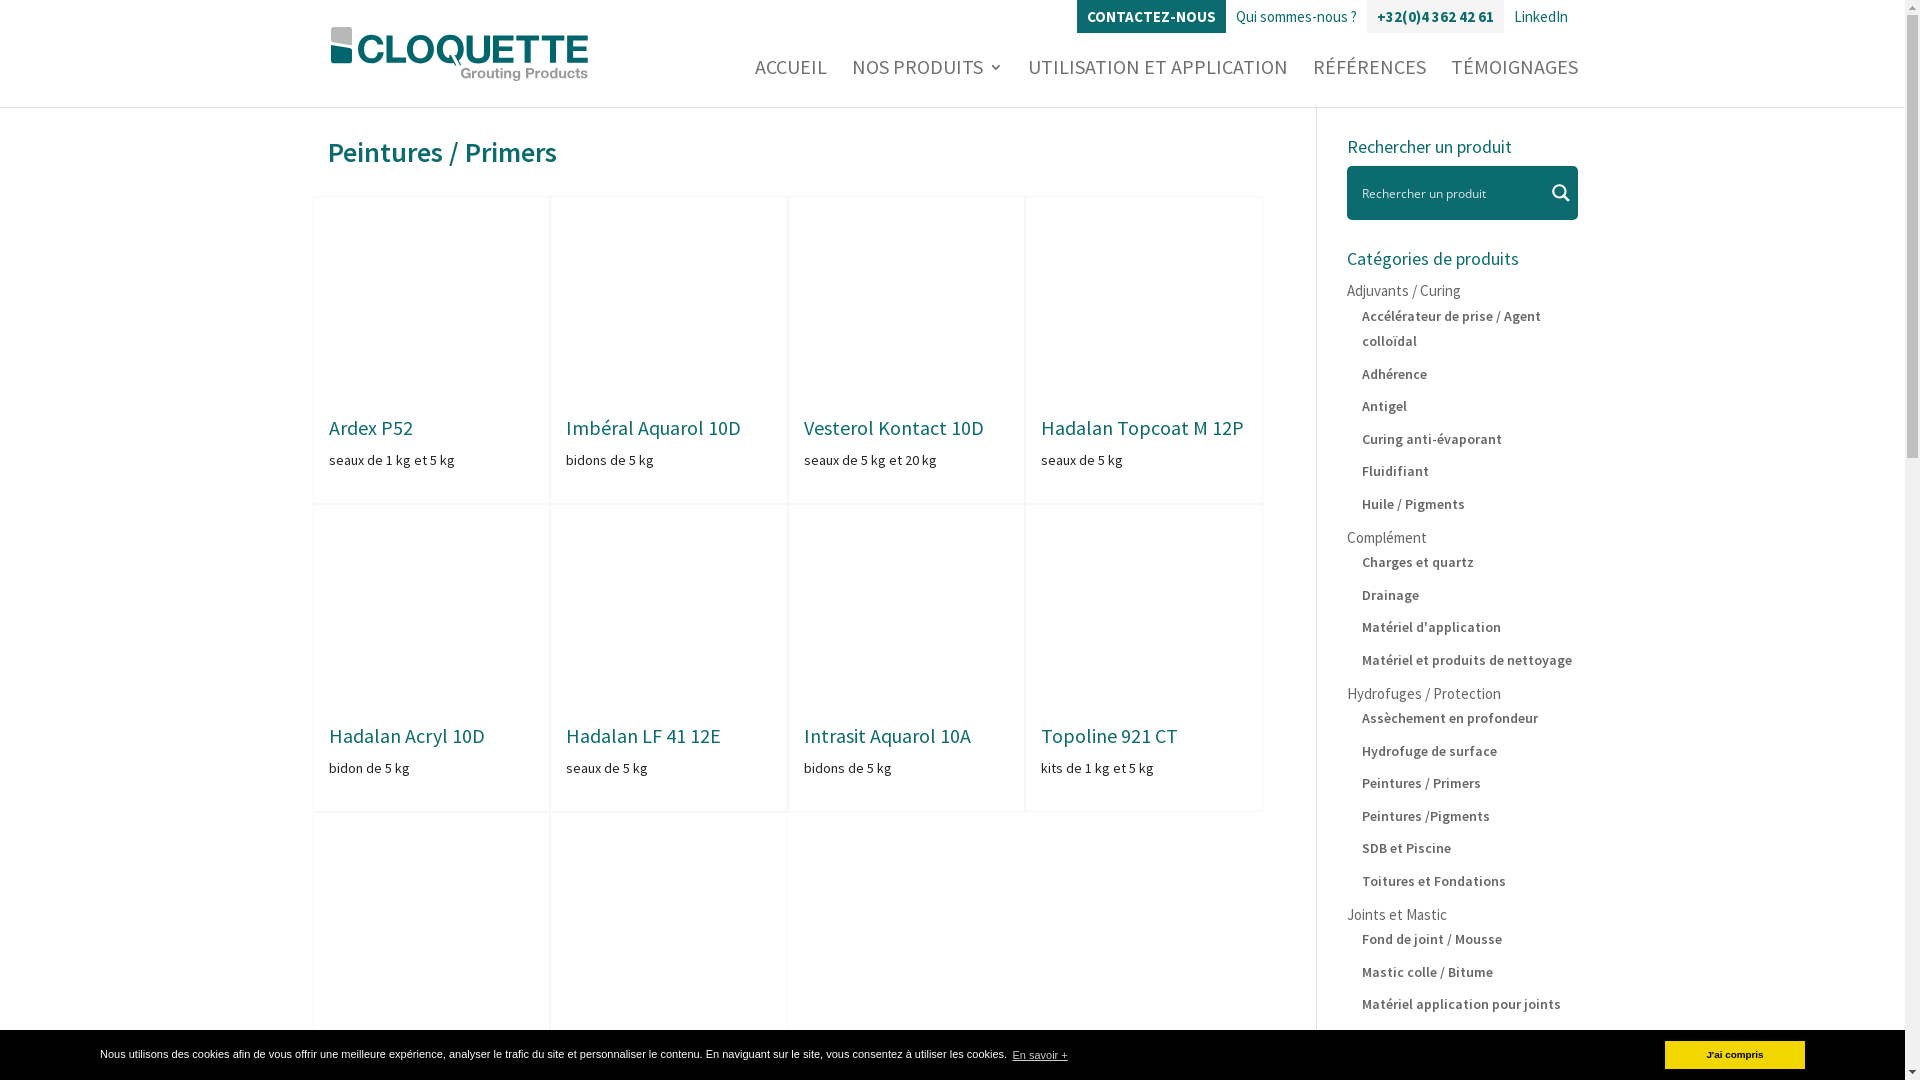 The height and width of the screenshot is (1080, 1920). I want to click on 'NOS PRODUITS', so click(926, 82).